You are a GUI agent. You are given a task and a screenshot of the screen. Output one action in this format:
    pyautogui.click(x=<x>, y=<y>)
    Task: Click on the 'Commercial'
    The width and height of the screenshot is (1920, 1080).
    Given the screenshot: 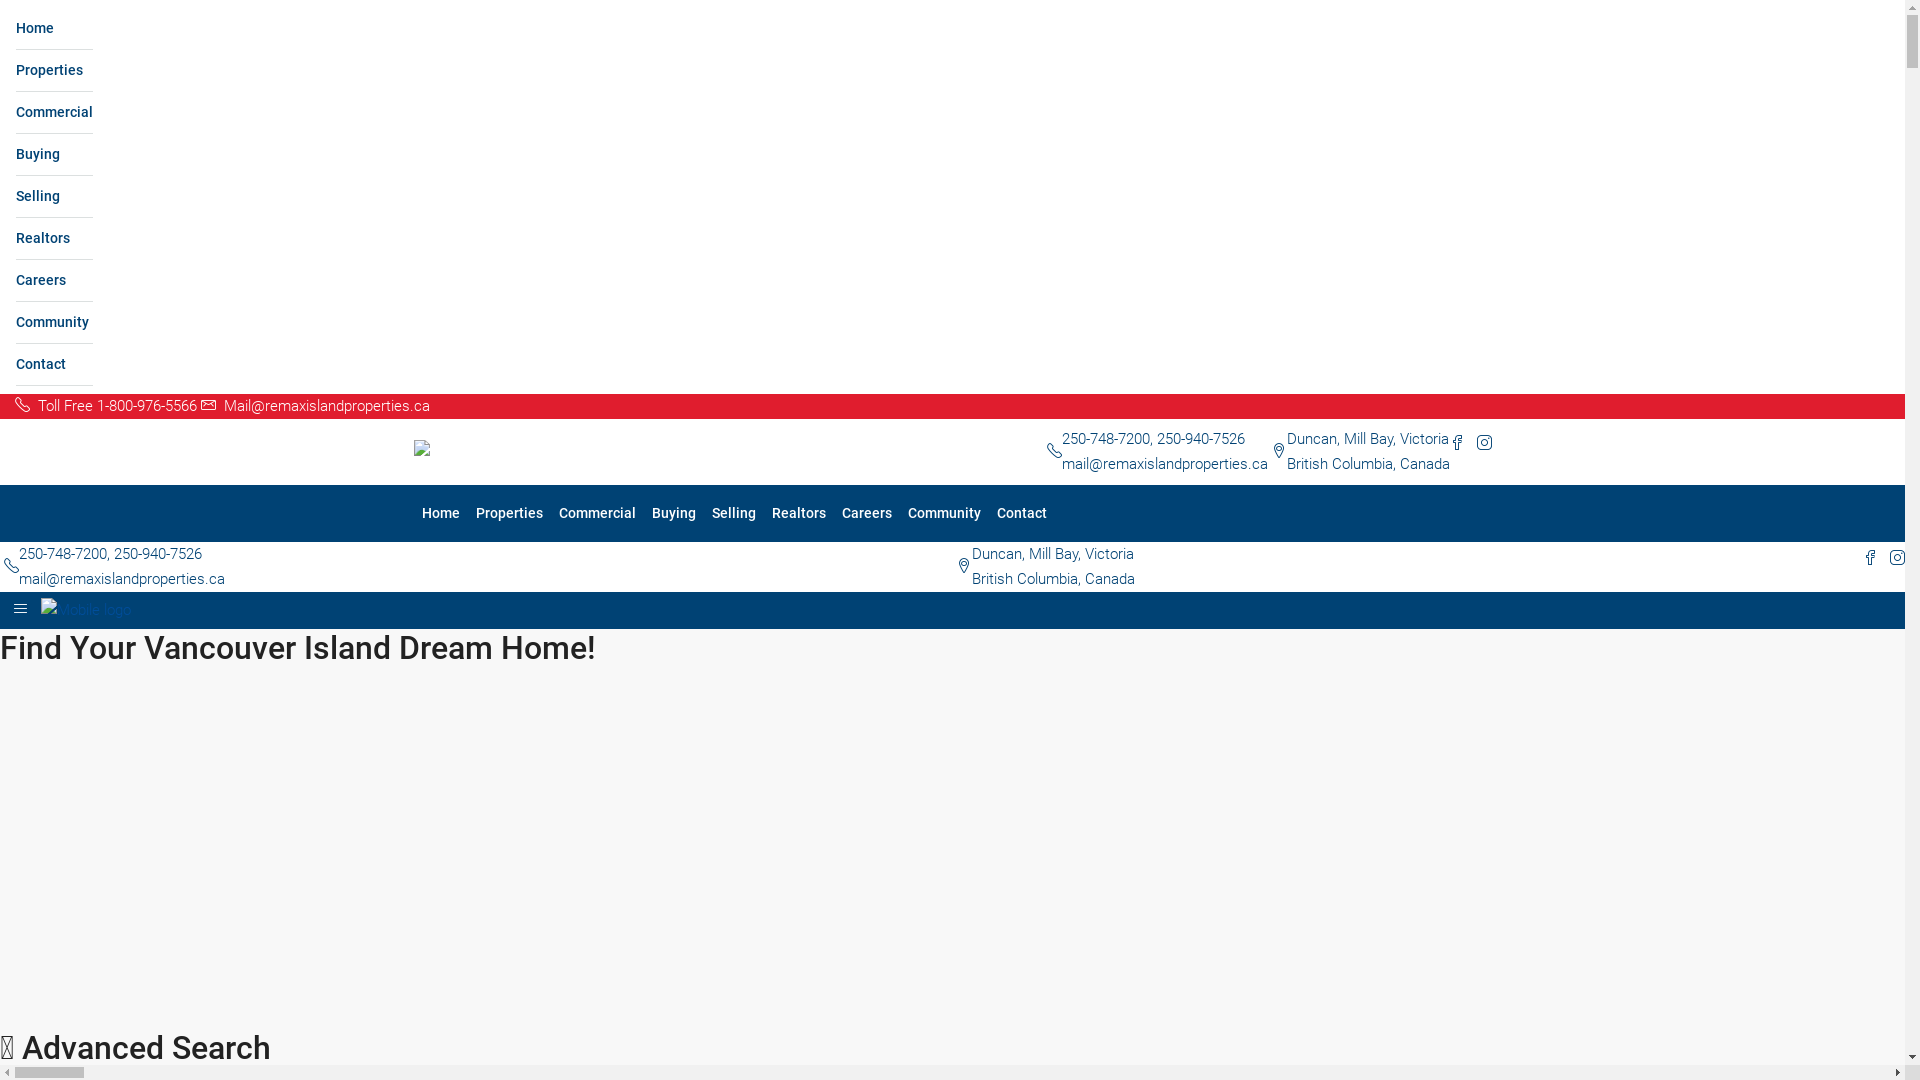 What is the action you would take?
    pyautogui.click(x=550, y=512)
    